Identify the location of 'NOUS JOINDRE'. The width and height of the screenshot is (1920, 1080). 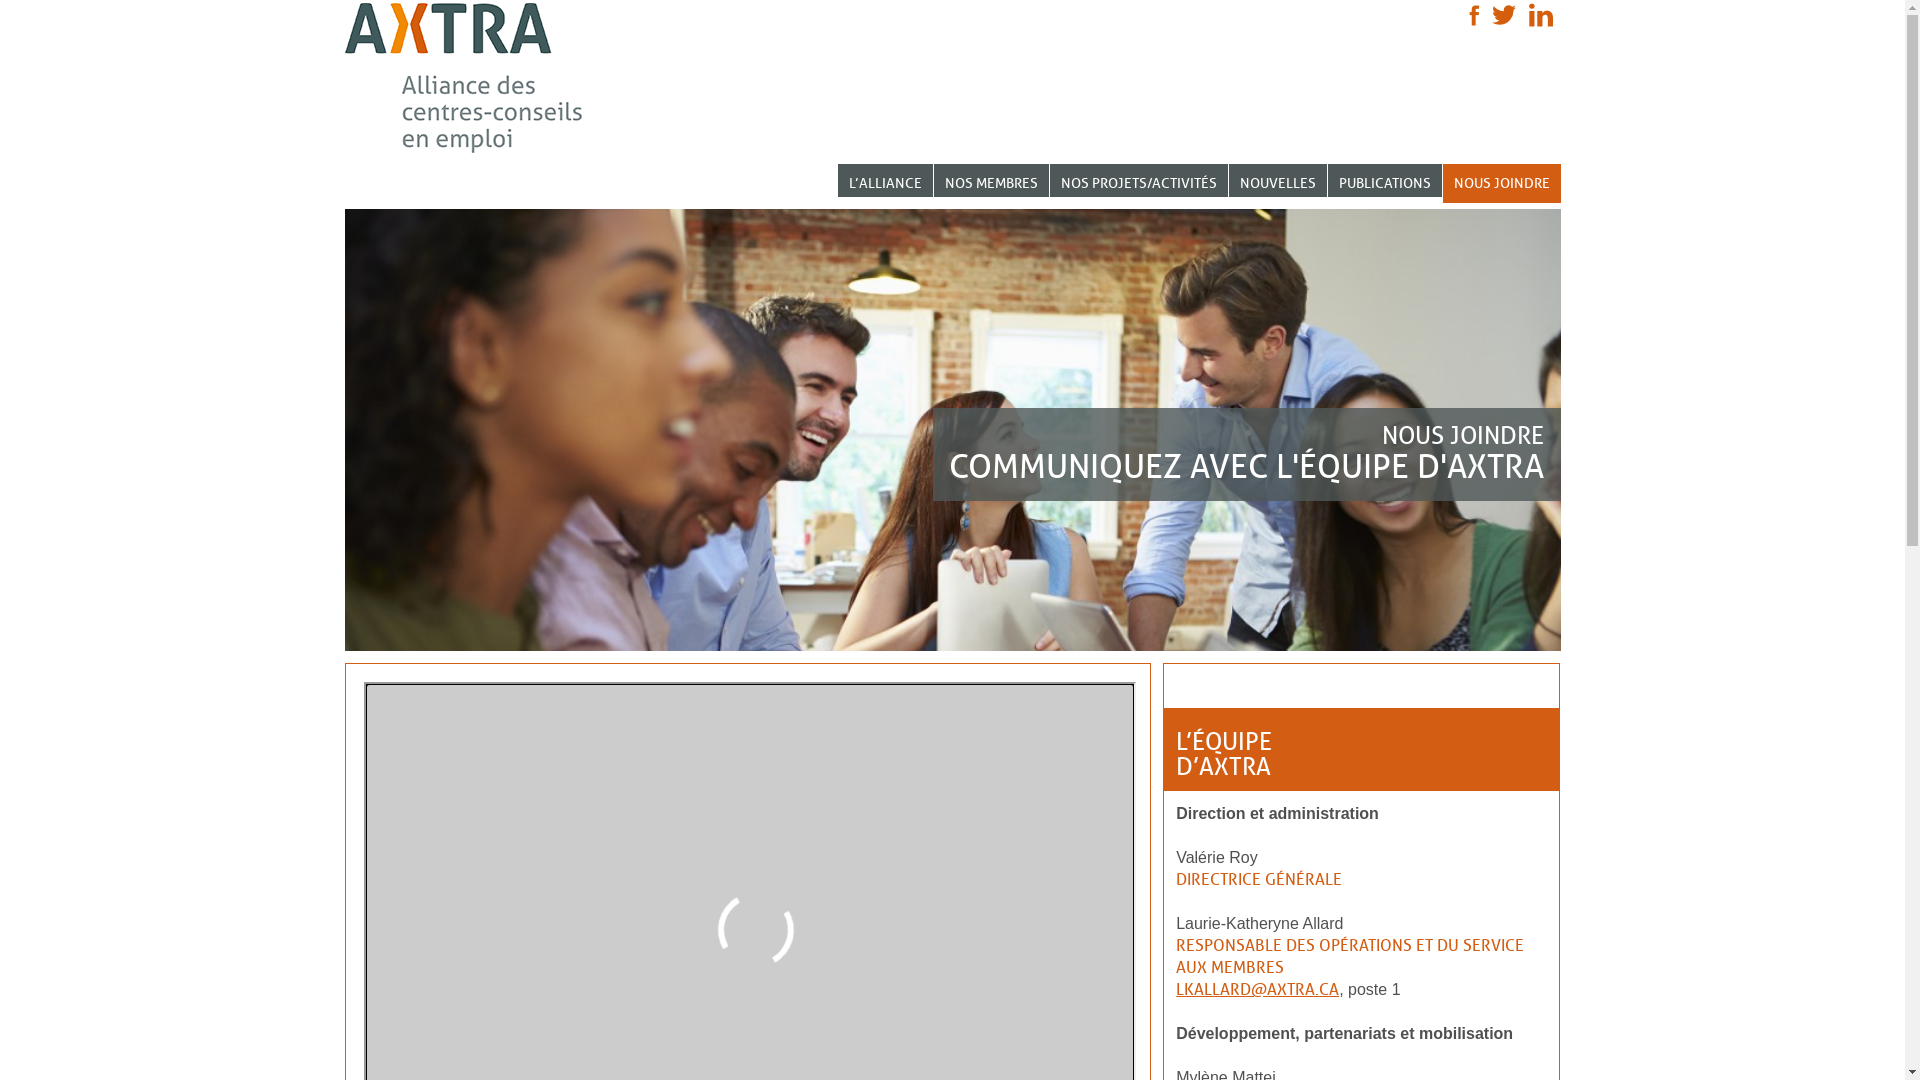
(1501, 183).